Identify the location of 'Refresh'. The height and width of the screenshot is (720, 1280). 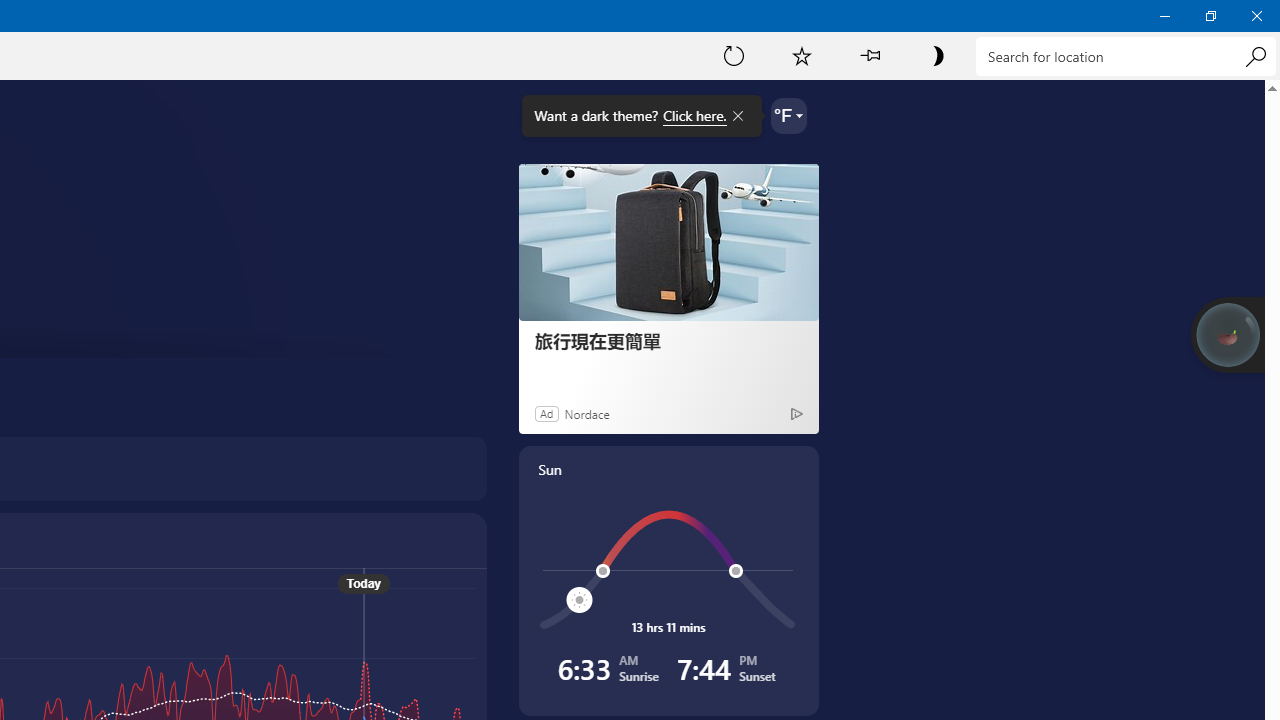
(733, 54).